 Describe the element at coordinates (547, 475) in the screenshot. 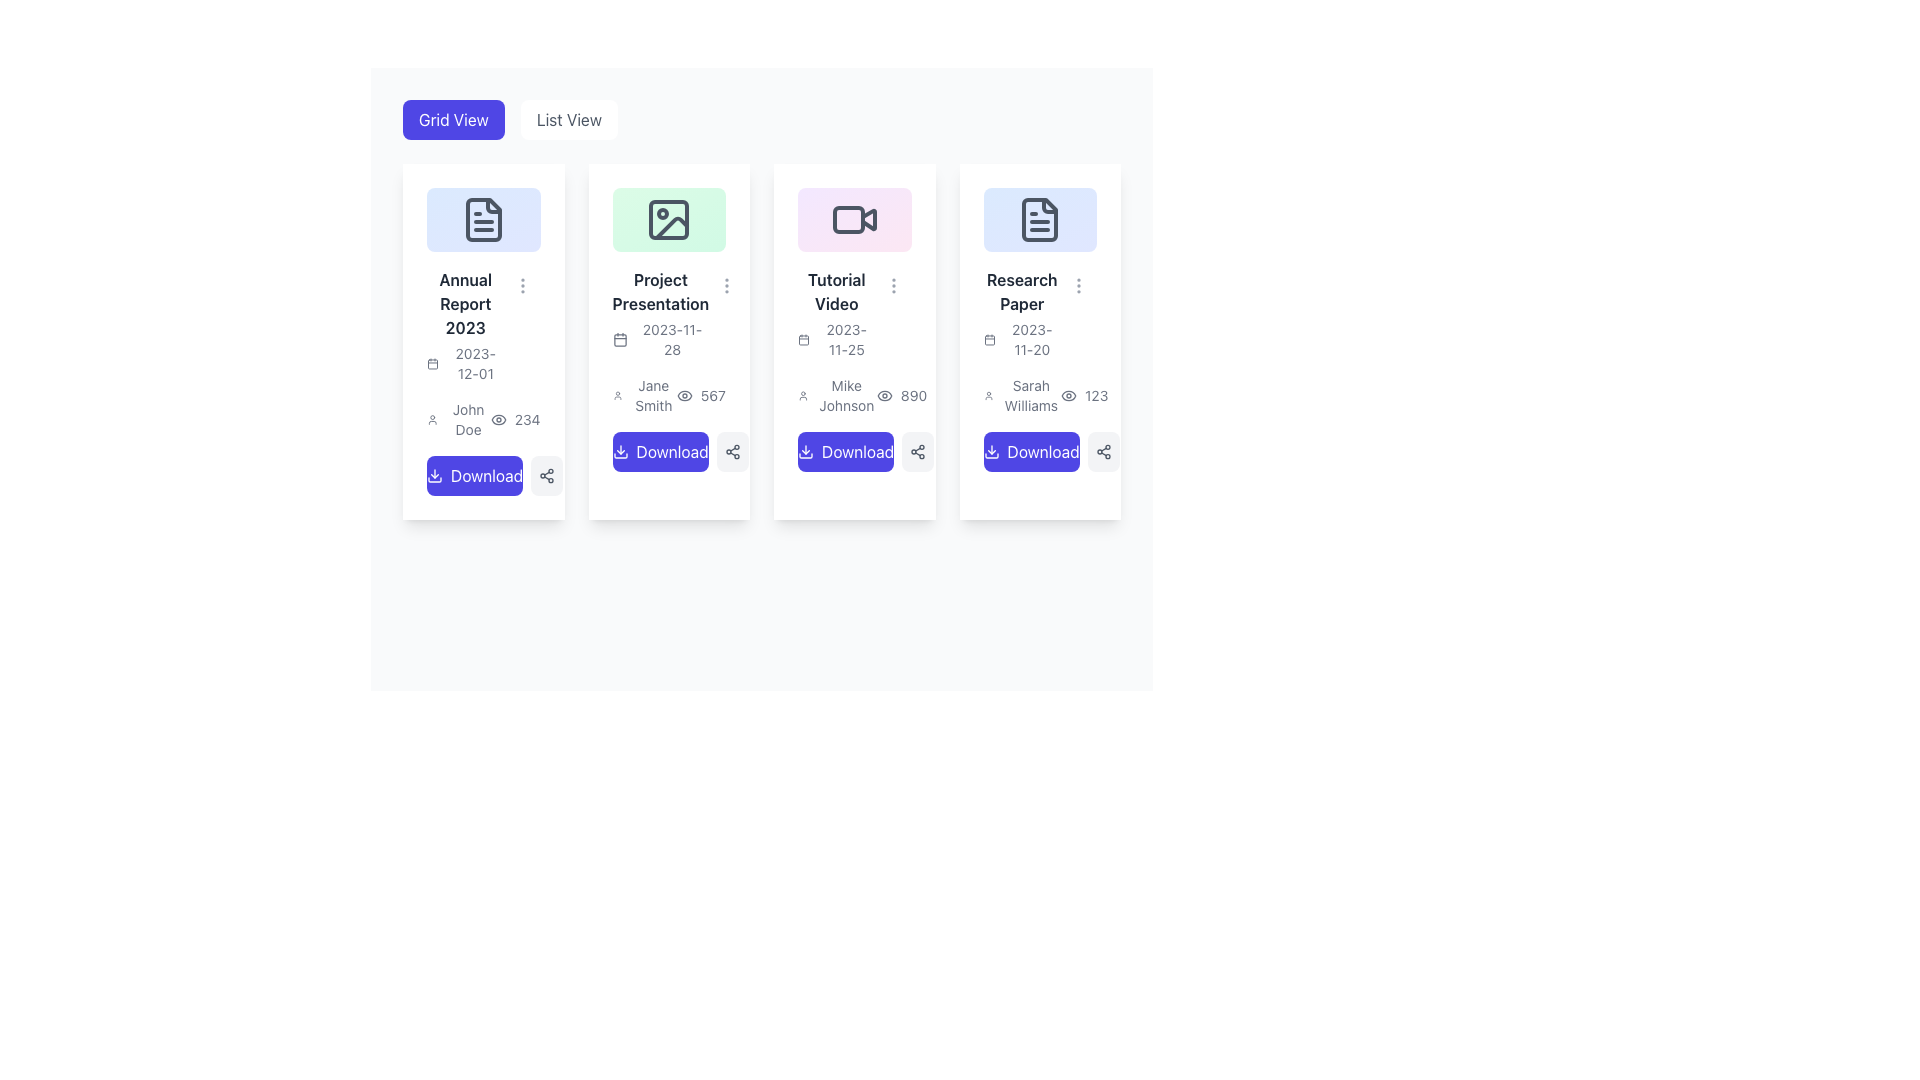

I see `the three-dot node diagram icon located at the bottom-right corner of the 'Annual Report 2023' card` at that location.